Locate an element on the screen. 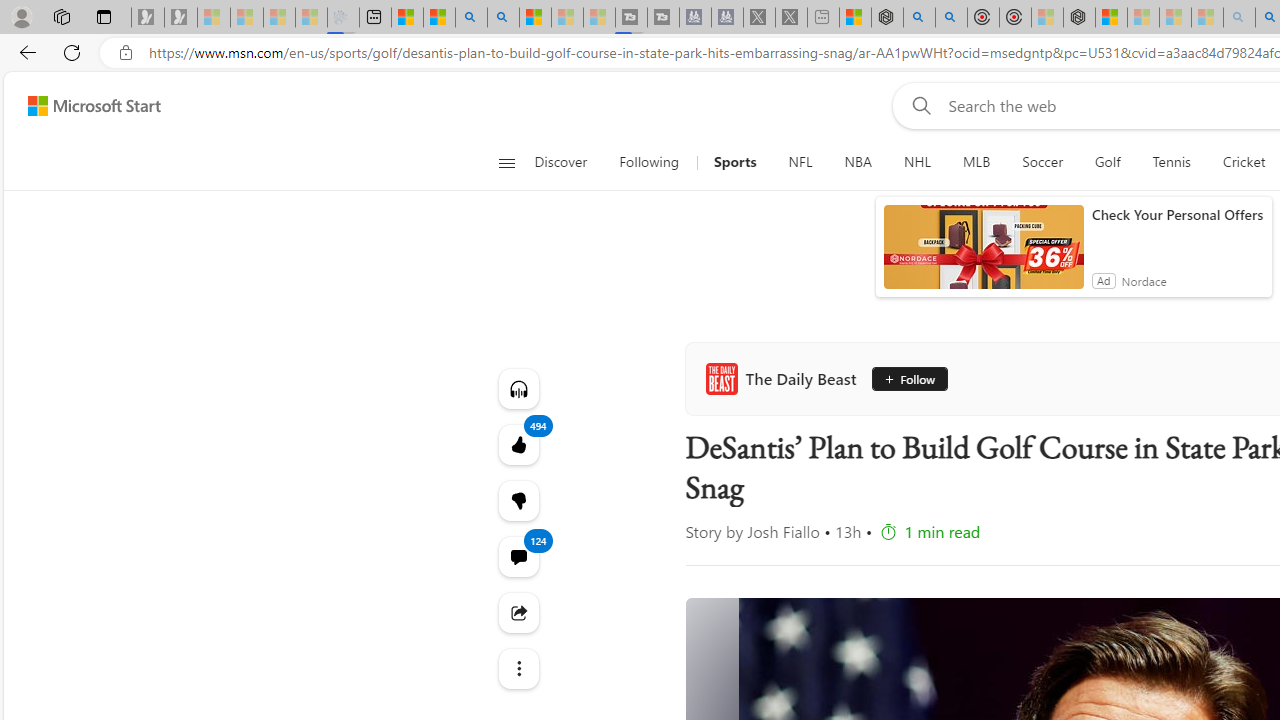 This screenshot has height=720, width=1280. 'Nordace' is located at coordinates (1144, 280).